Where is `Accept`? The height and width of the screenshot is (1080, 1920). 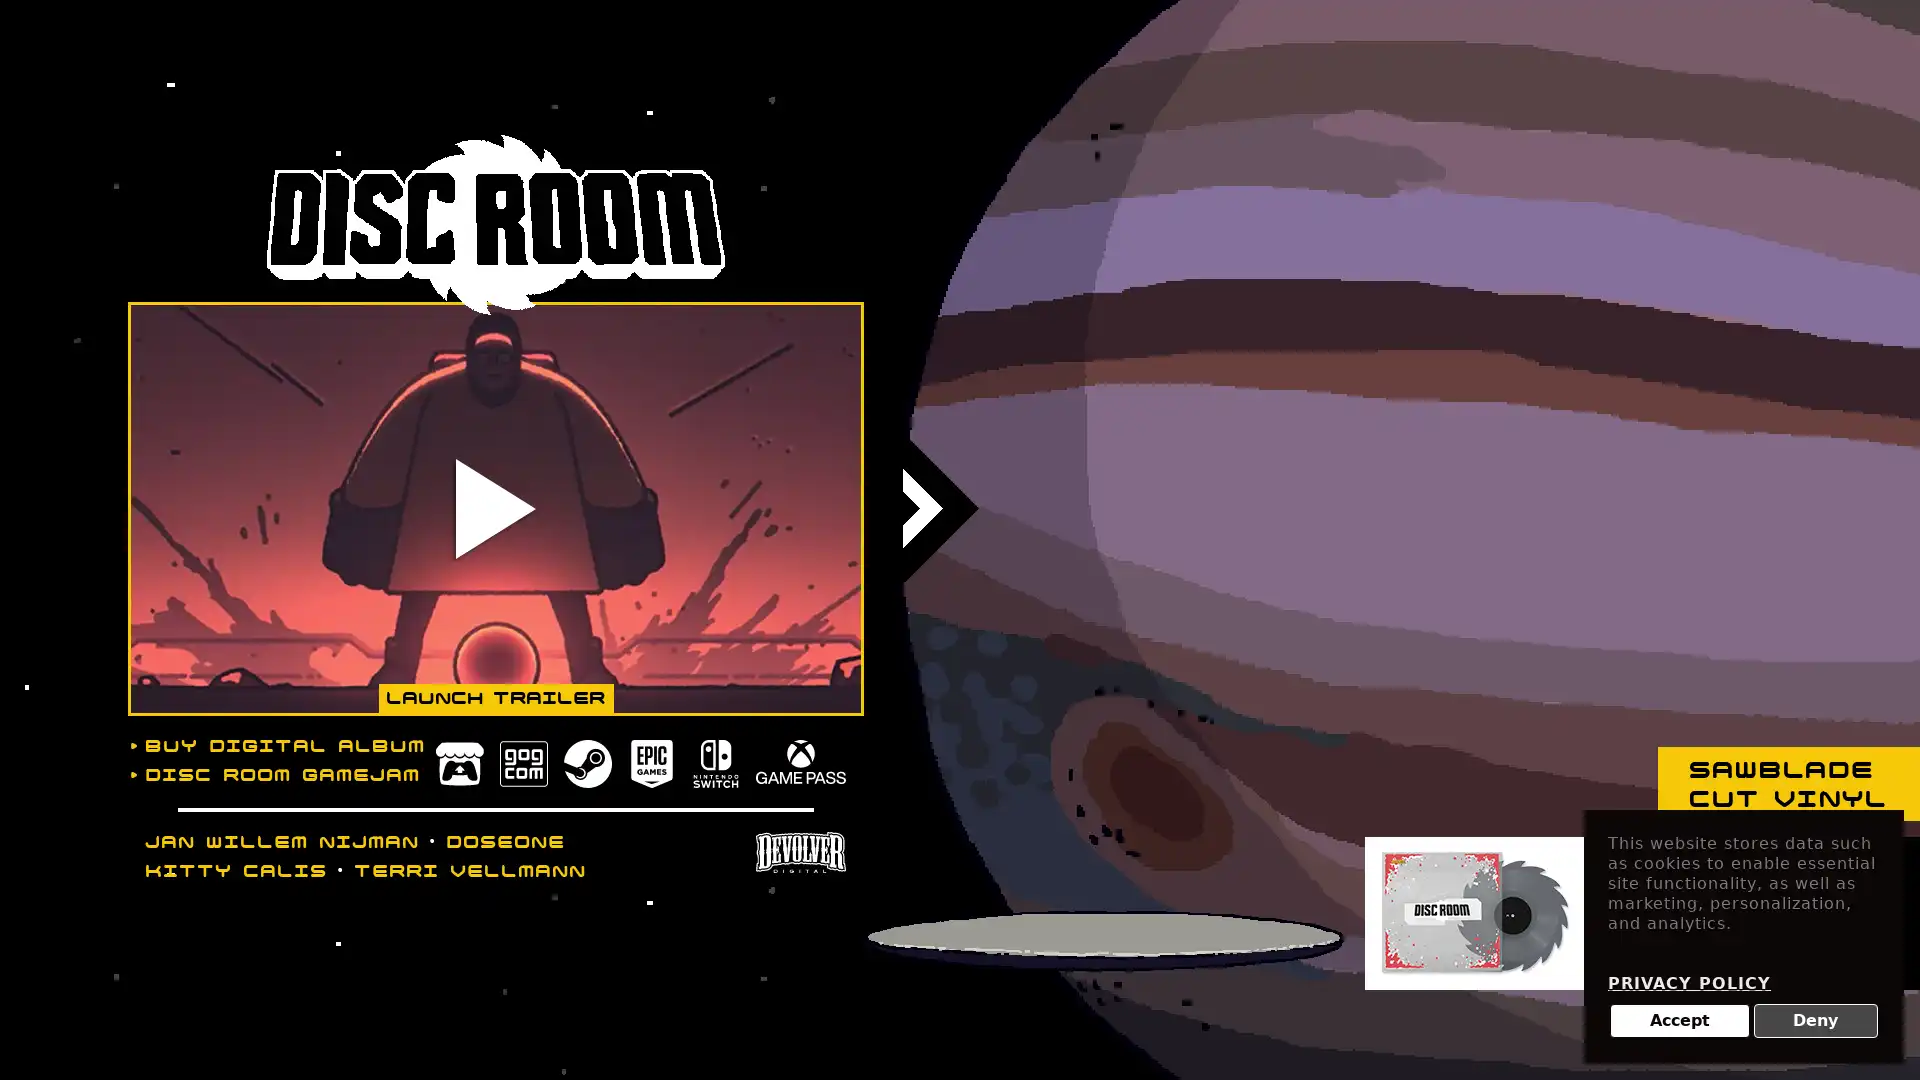 Accept is located at coordinates (1679, 1021).